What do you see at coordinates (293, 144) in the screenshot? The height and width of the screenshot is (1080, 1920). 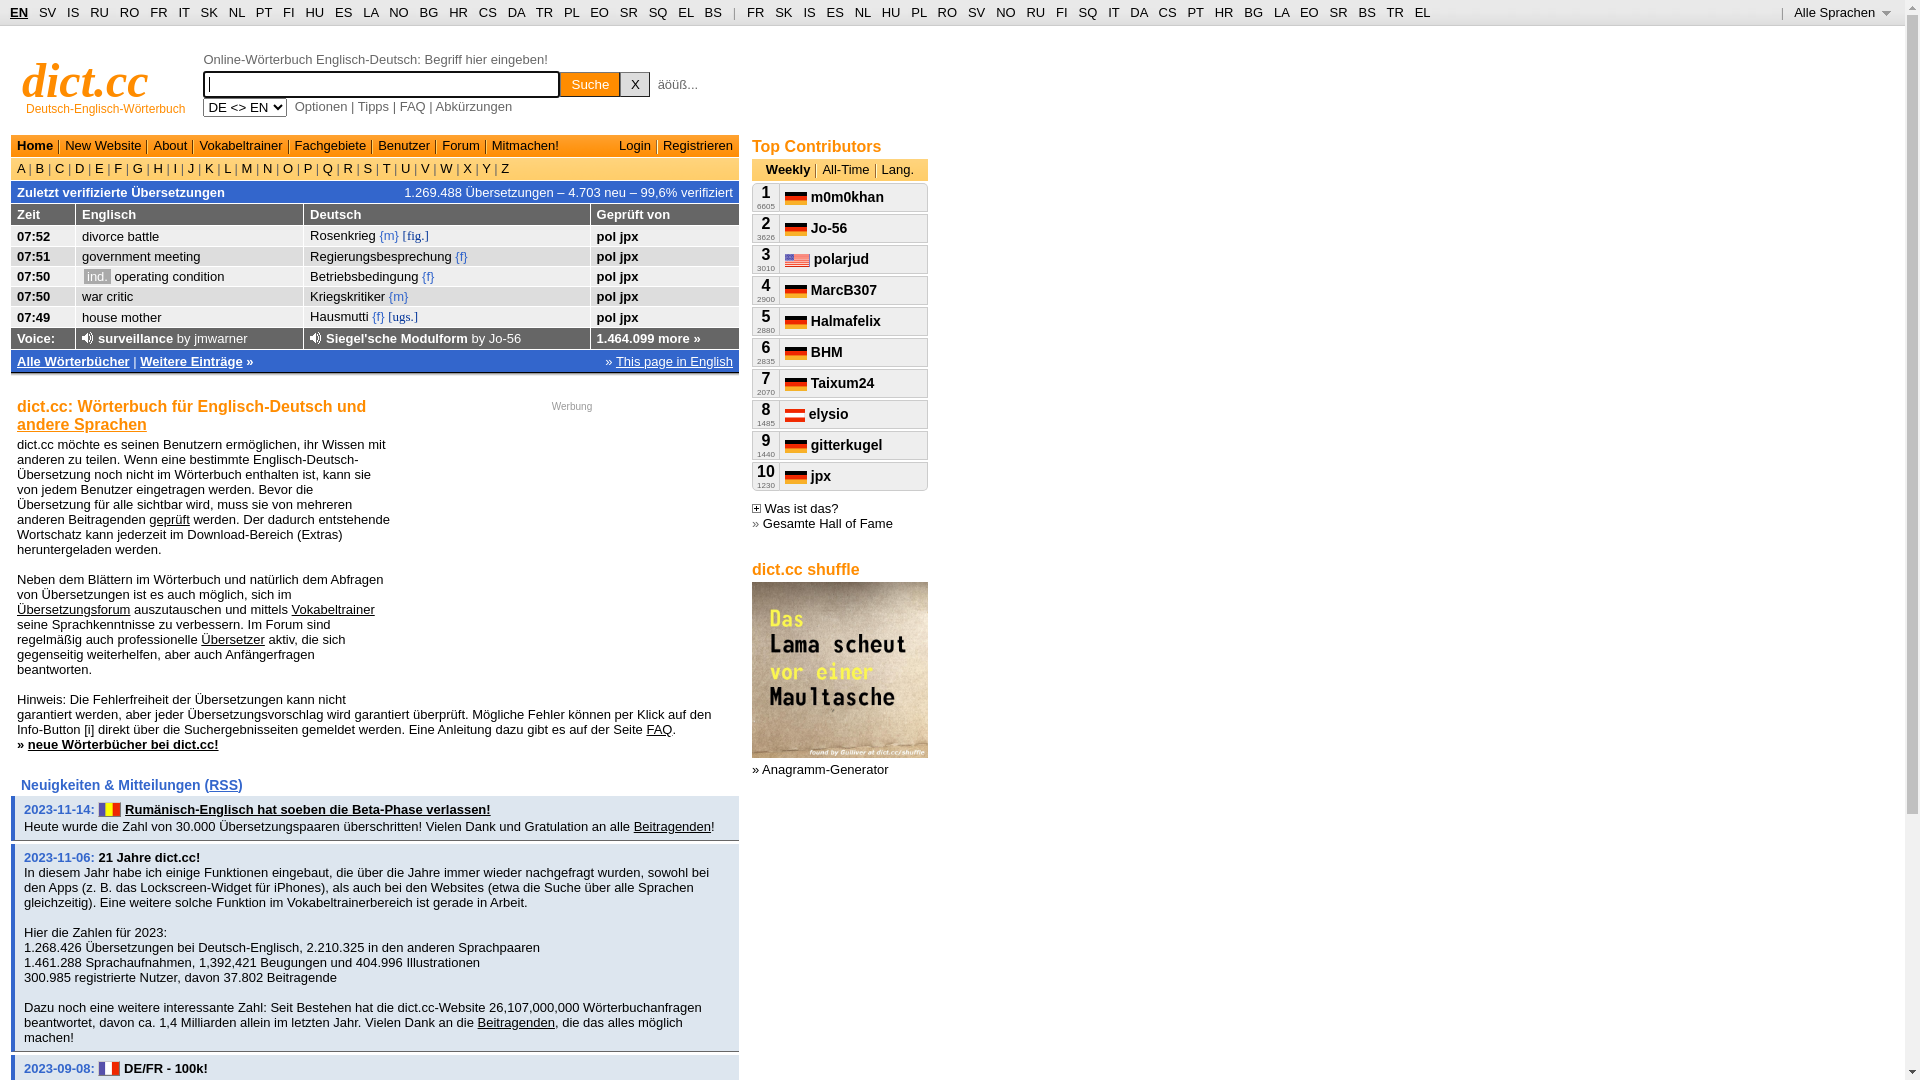 I see `'Fachgebiete'` at bounding box center [293, 144].